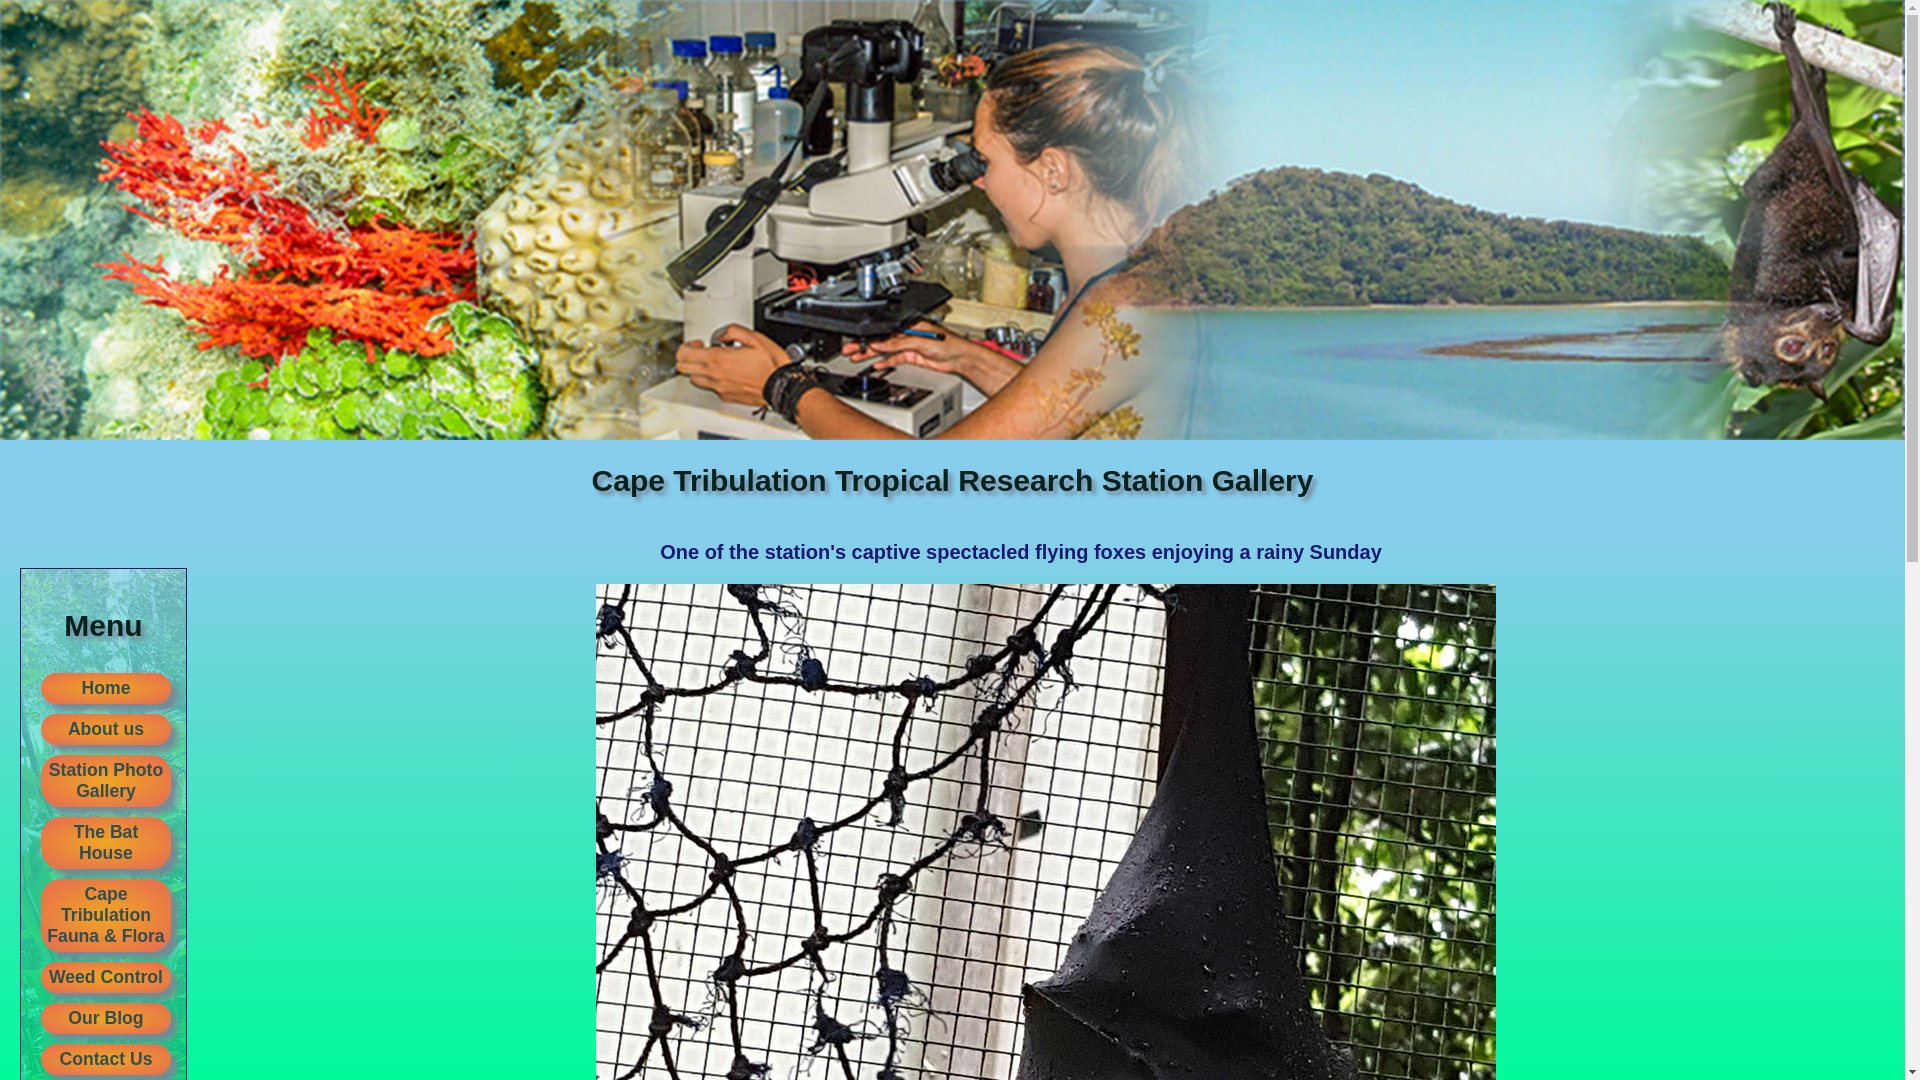 This screenshot has height=1080, width=1920. What do you see at coordinates (104, 687) in the screenshot?
I see `'Home'` at bounding box center [104, 687].